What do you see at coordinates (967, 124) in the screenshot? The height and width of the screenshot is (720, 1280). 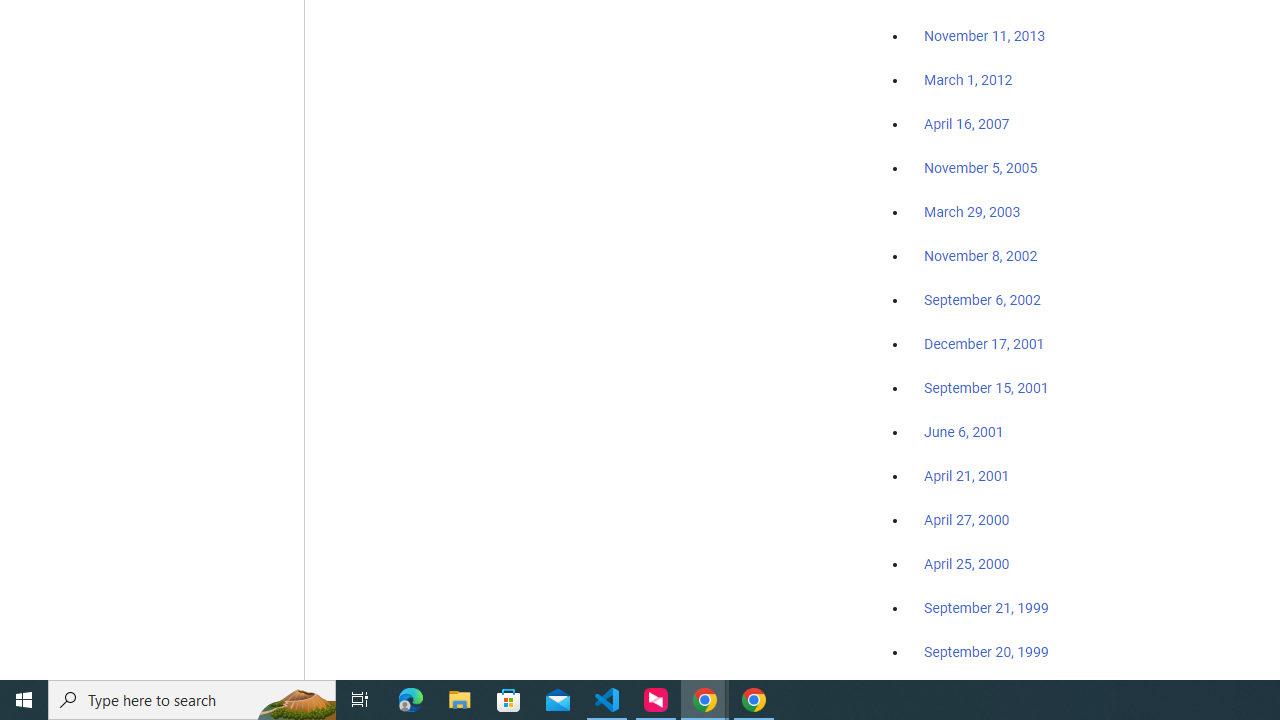 I see `'April 16, 2007'` at bounding box center [967, 124].